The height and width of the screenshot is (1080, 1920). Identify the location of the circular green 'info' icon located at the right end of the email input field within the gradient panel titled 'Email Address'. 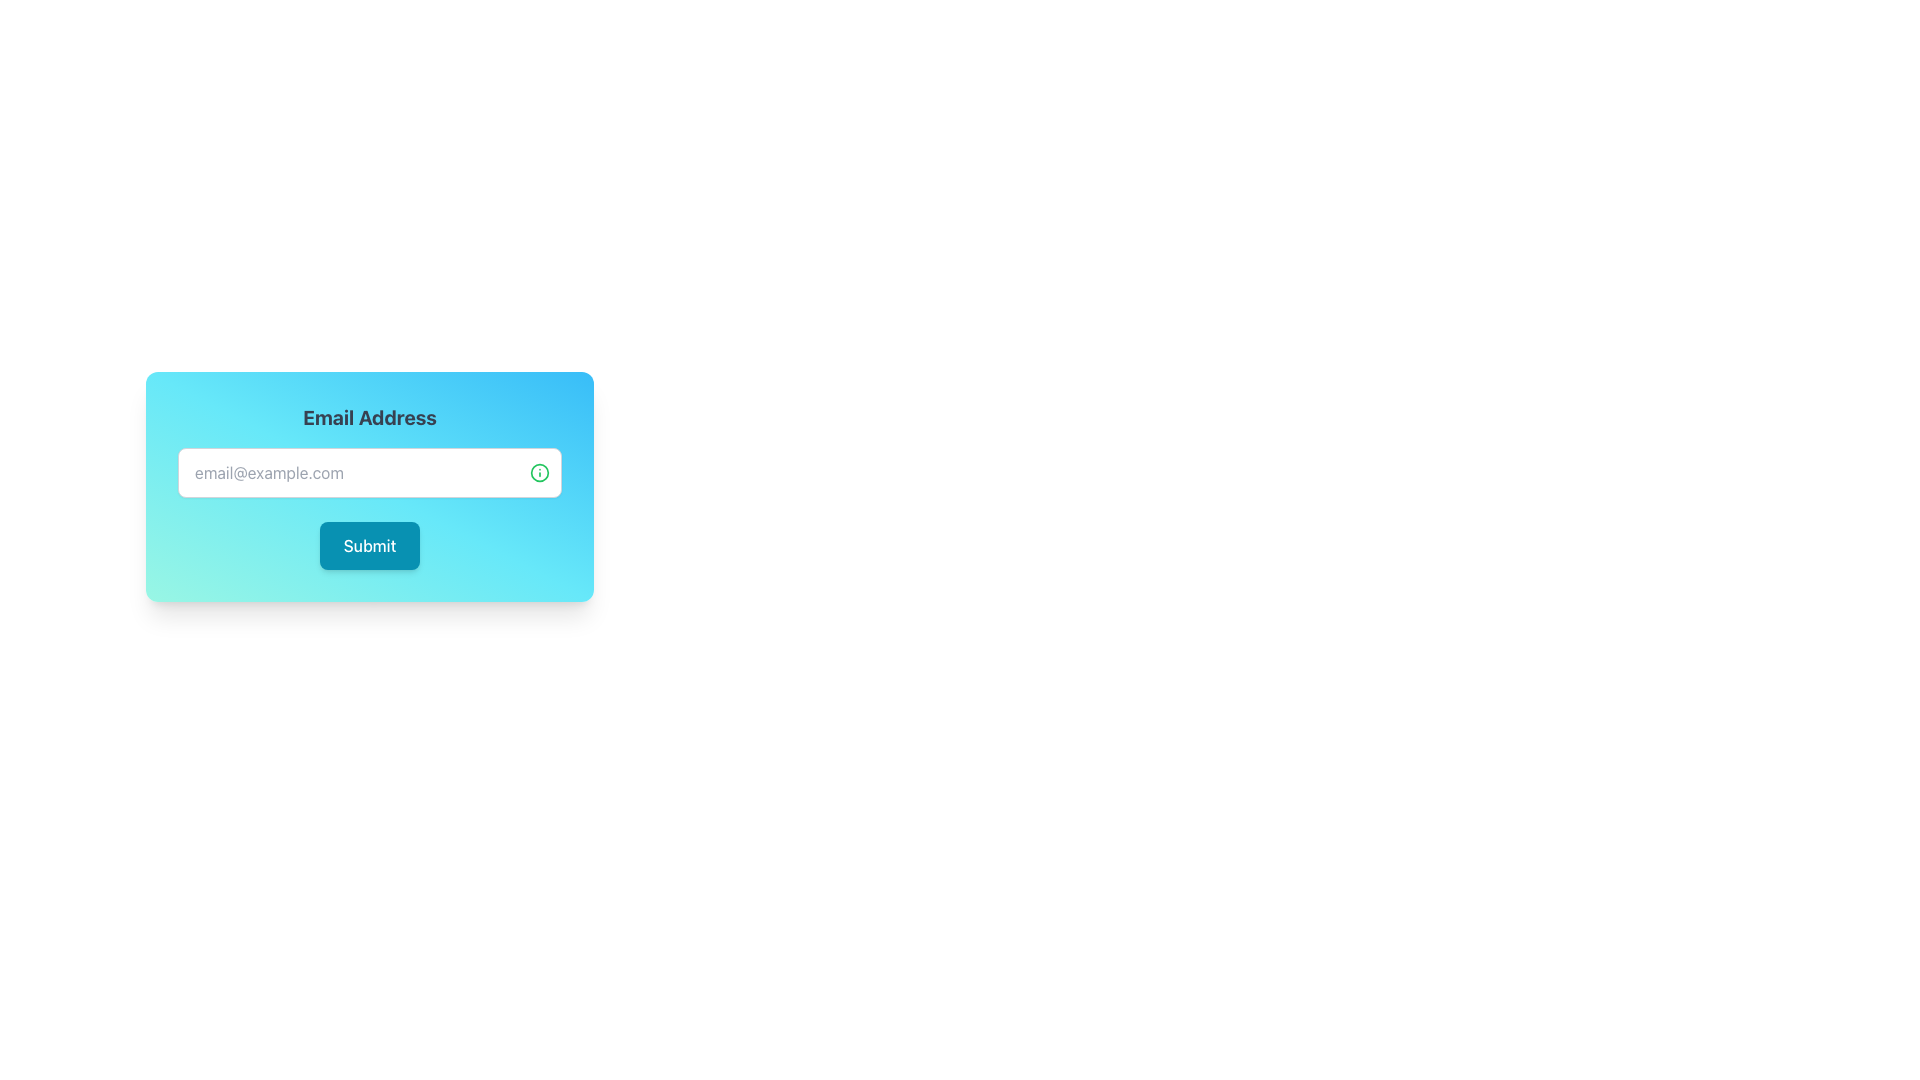
(539, 473).